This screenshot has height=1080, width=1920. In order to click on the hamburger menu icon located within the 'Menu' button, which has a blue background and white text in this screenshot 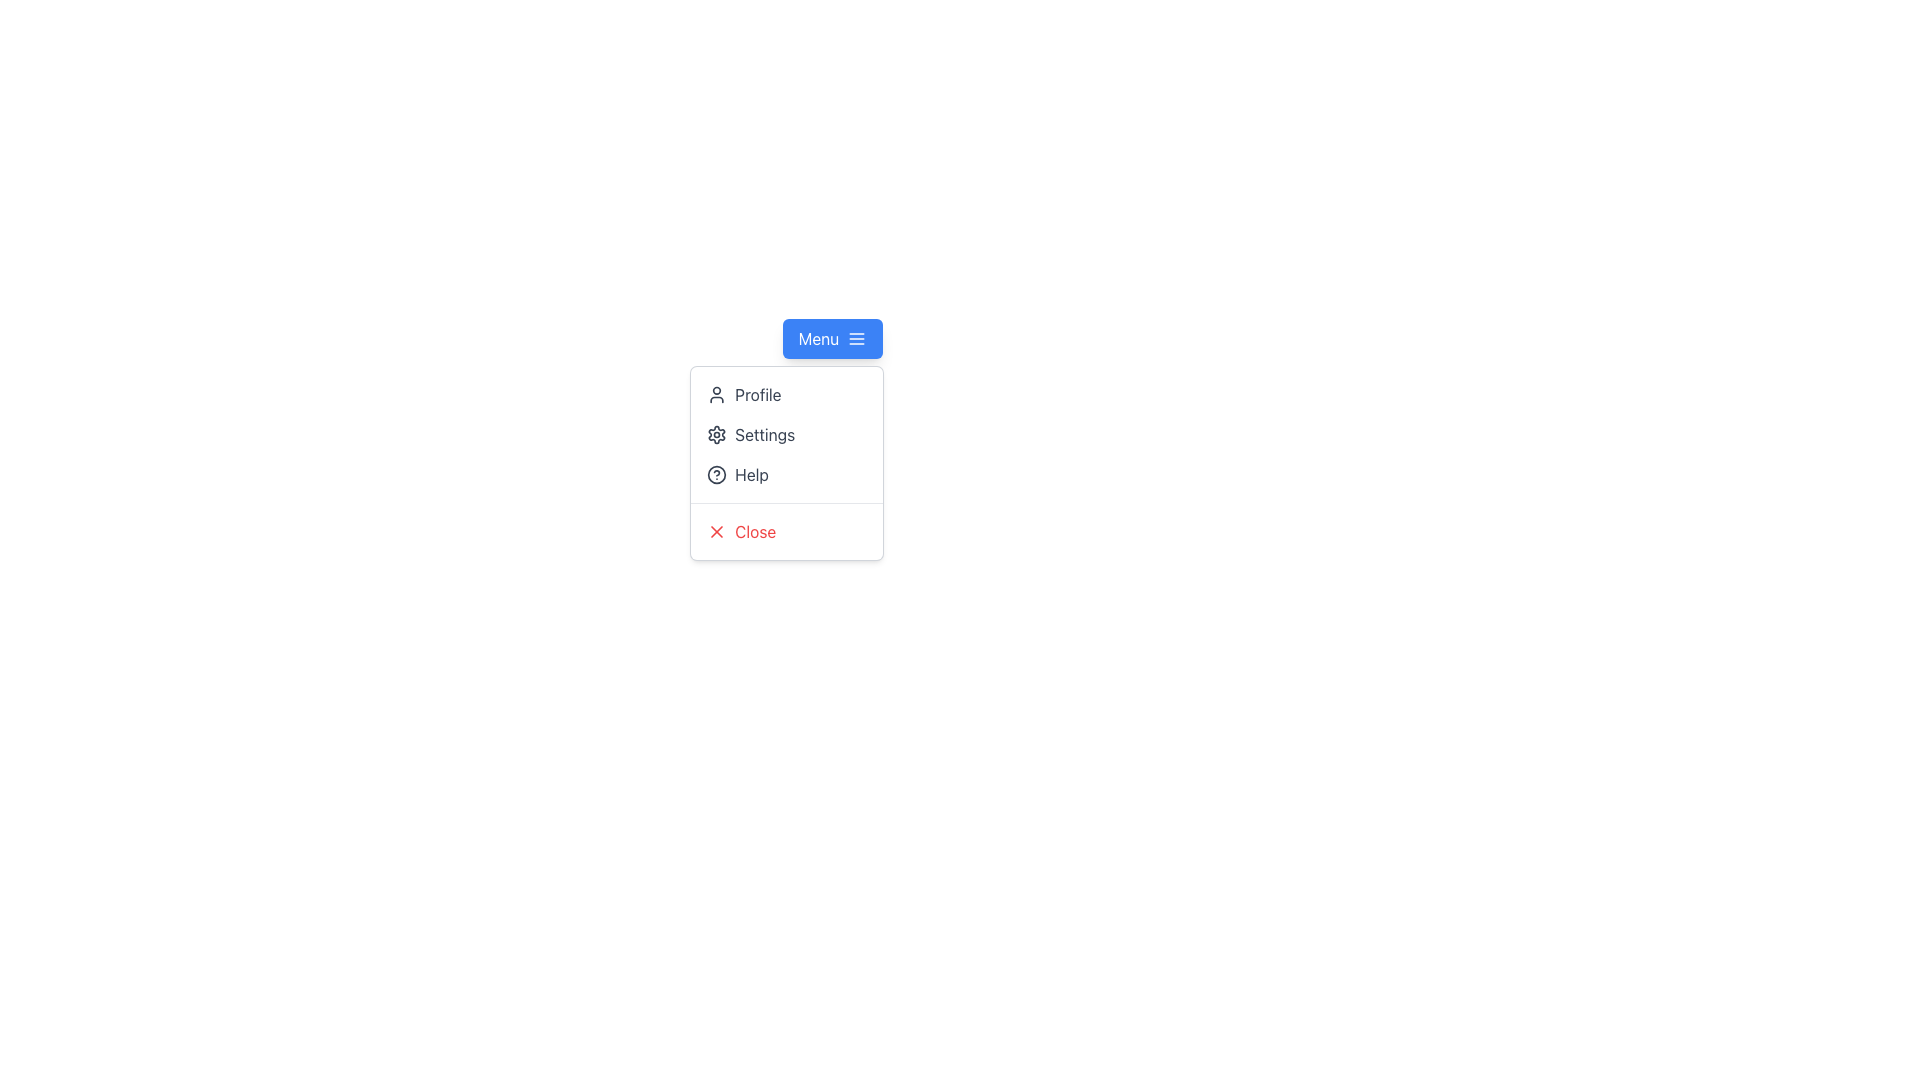, I will do `click(857, 338)`.